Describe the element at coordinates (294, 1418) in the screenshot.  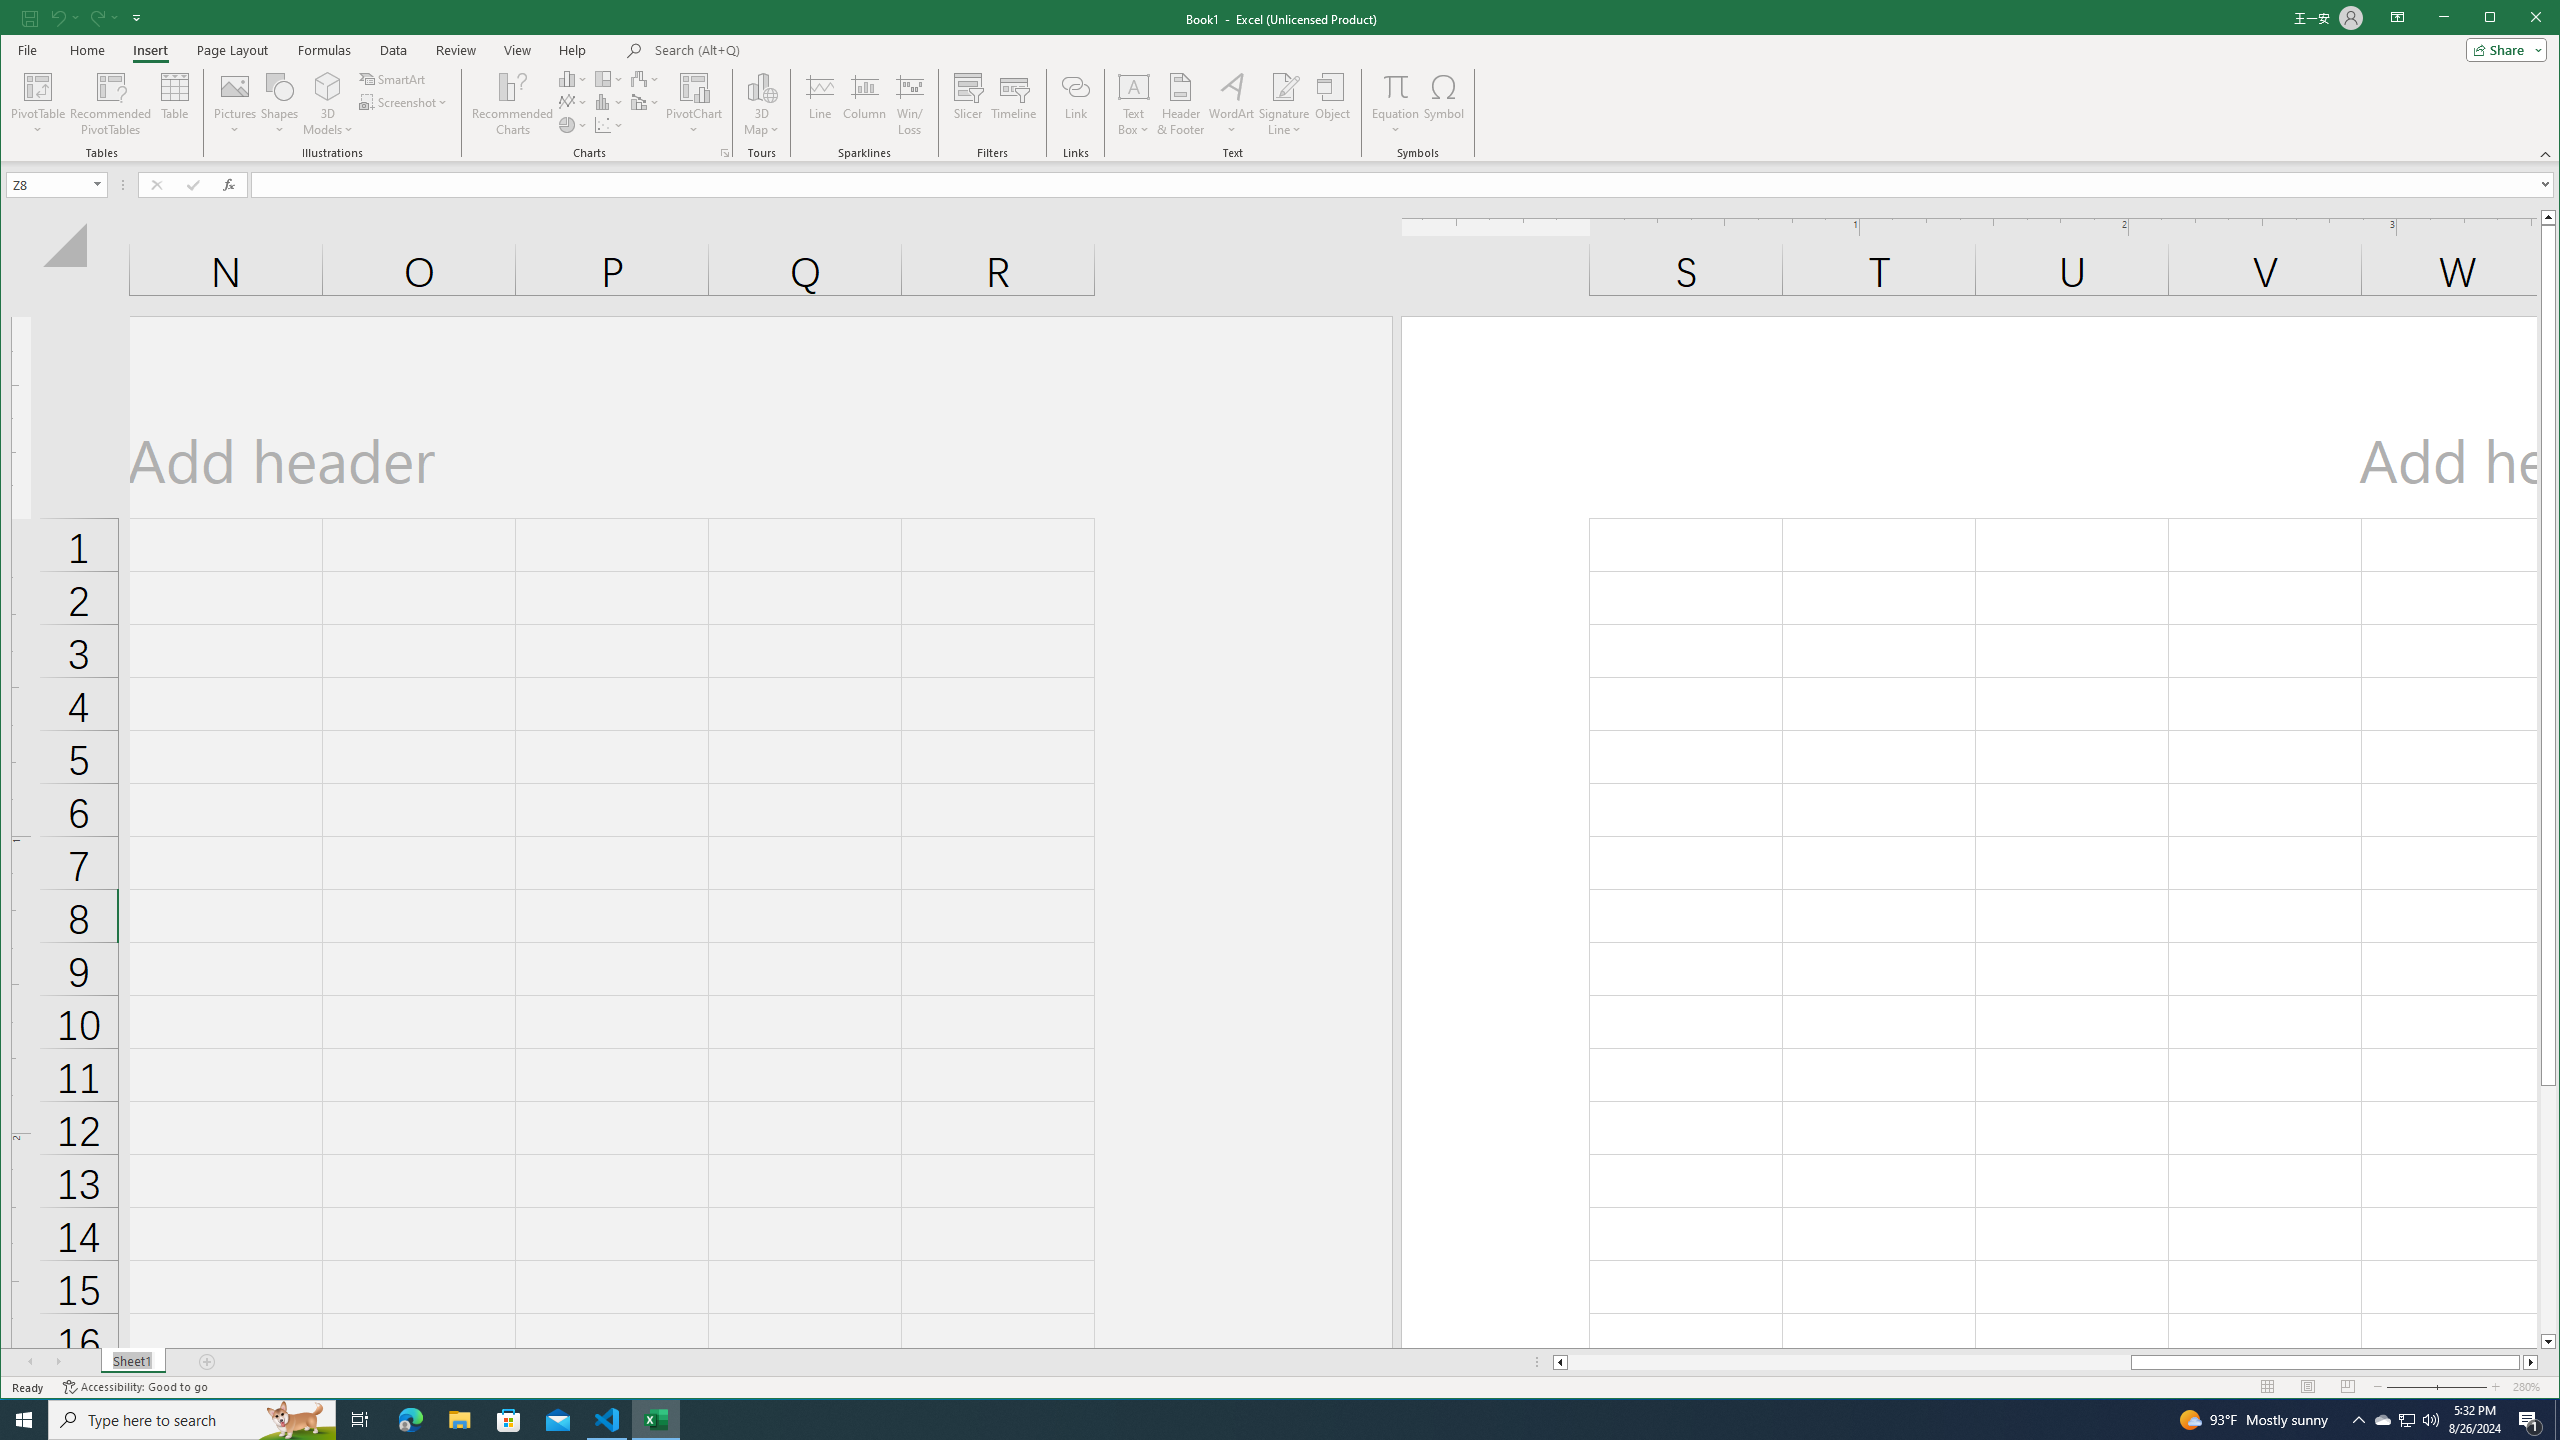
I see `'Search highlights icon opens search home window'` at that location.